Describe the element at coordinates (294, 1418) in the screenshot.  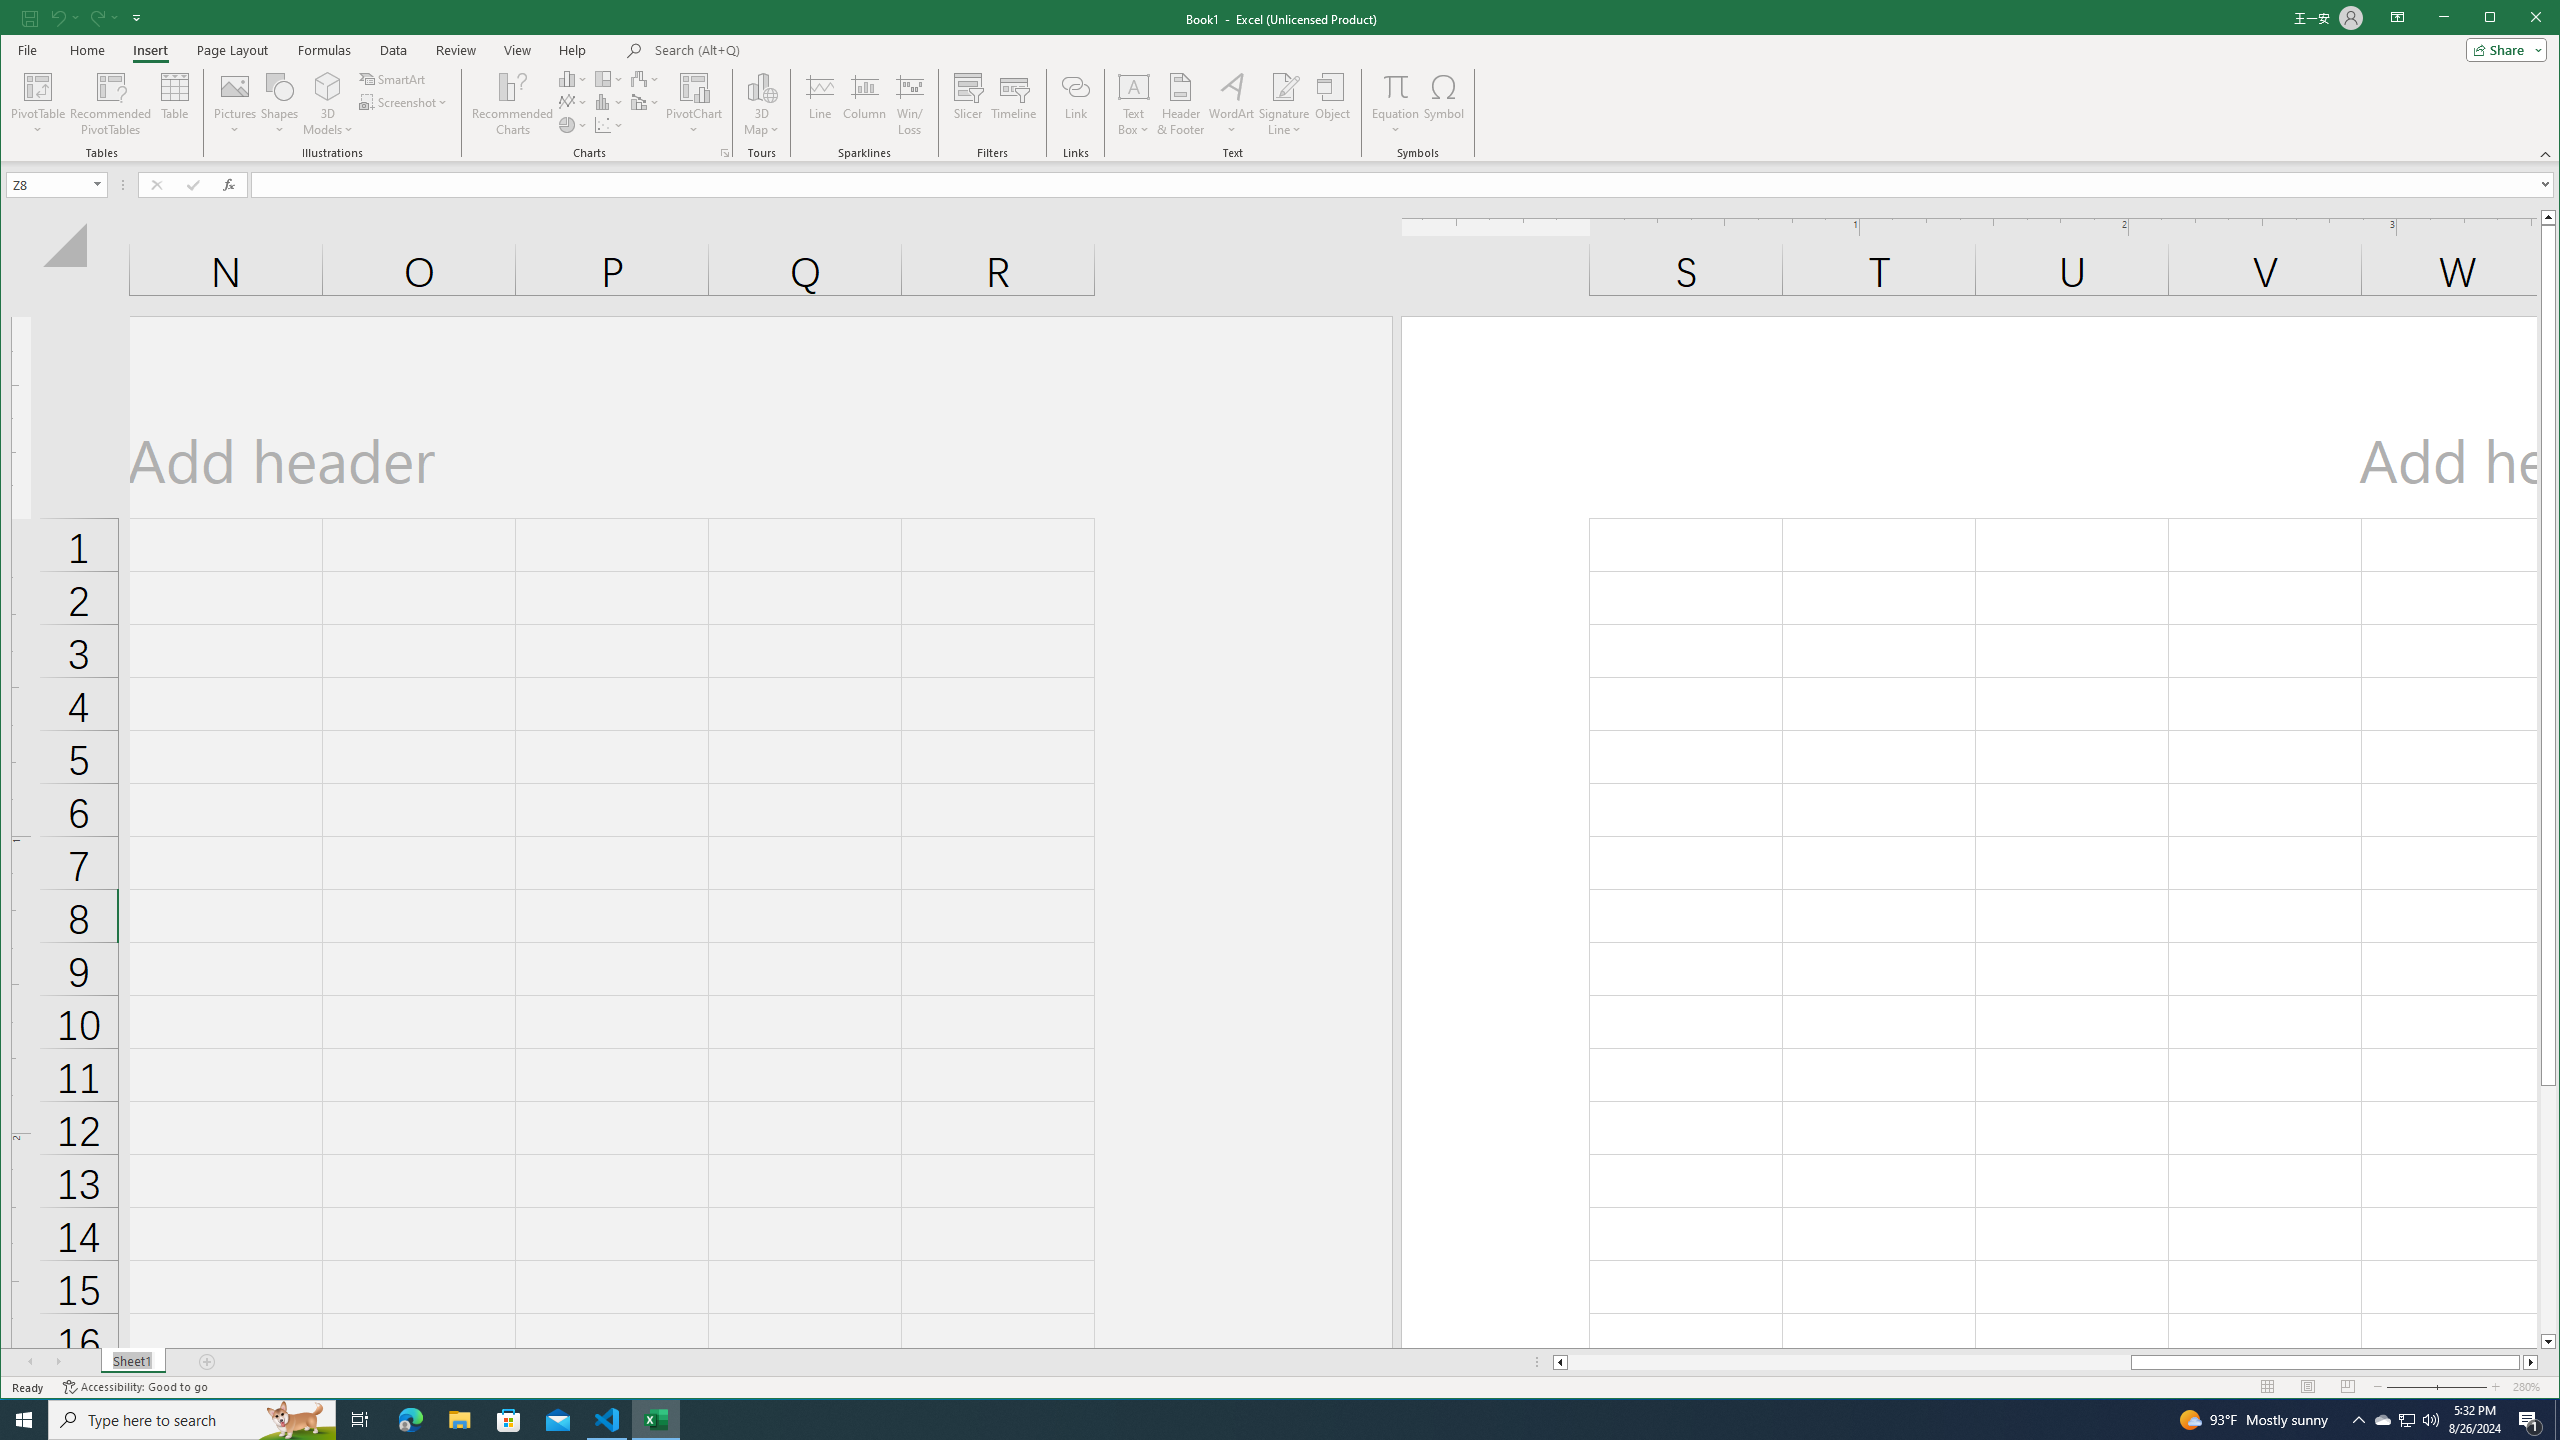
I see `'Search highlights icon opens search home window'` at that location.